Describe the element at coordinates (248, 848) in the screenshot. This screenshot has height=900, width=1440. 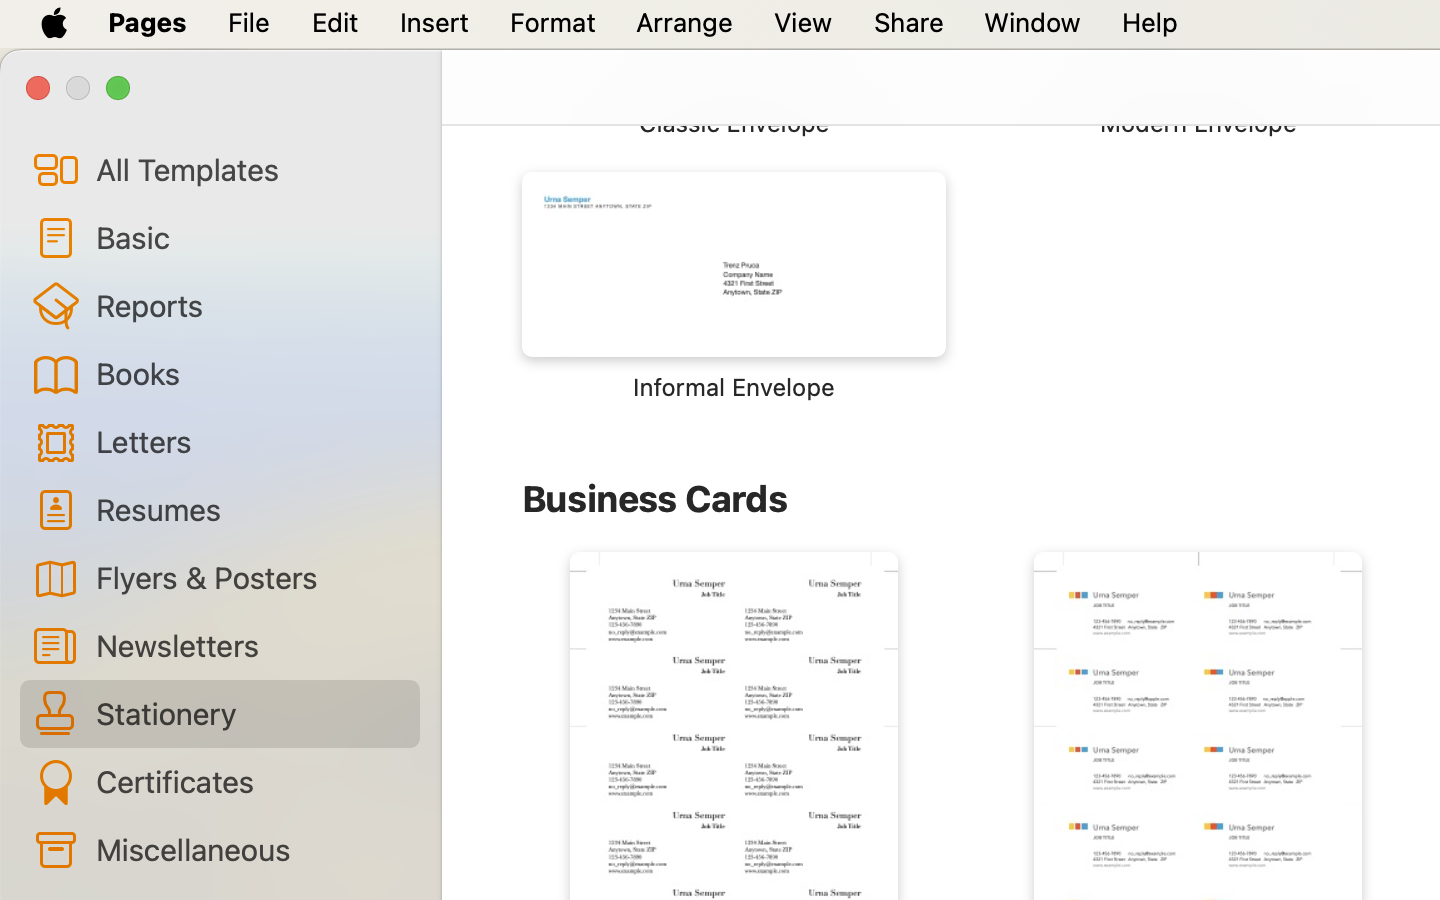
I see `'Miscellaneous'` at that location.